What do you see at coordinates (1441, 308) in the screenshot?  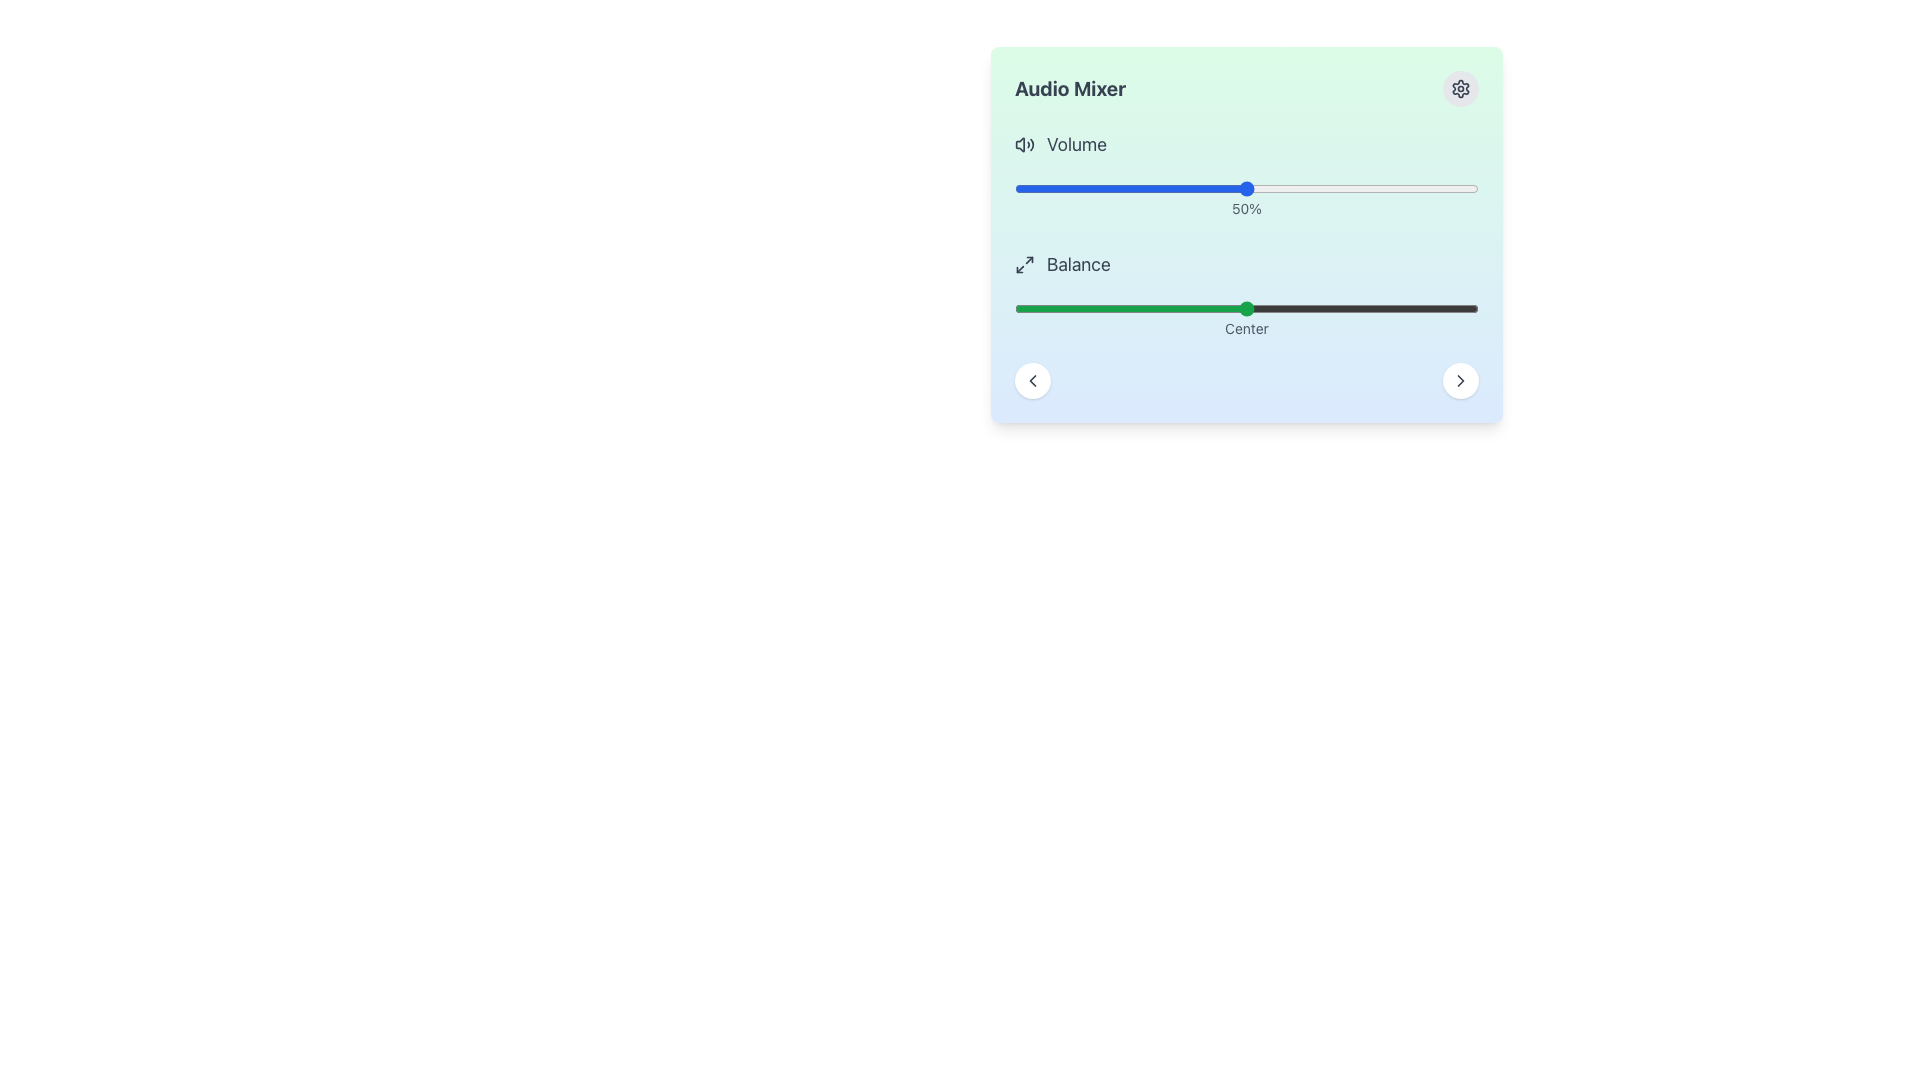 I see `balance` at bounding box center [1441, 308].